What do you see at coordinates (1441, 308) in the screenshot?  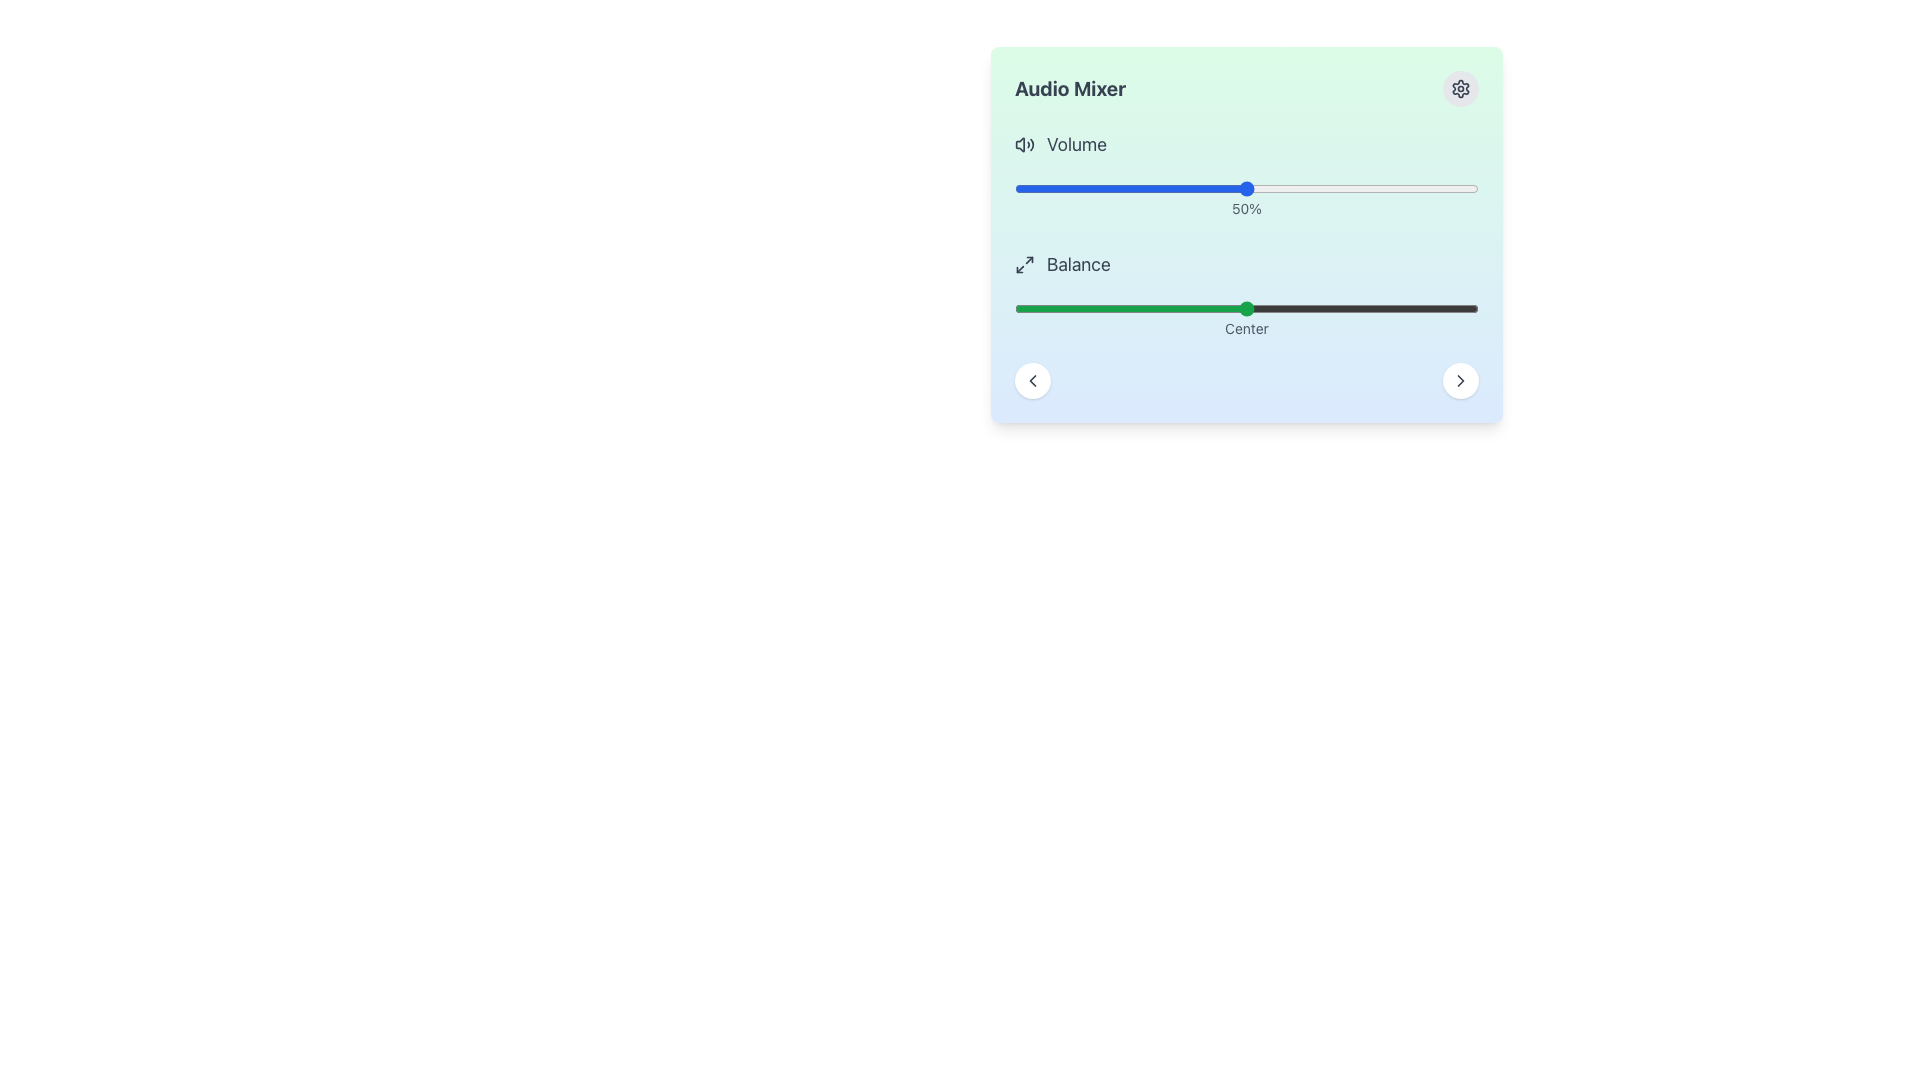 I see `balance` at bounding box center [1441, 308].